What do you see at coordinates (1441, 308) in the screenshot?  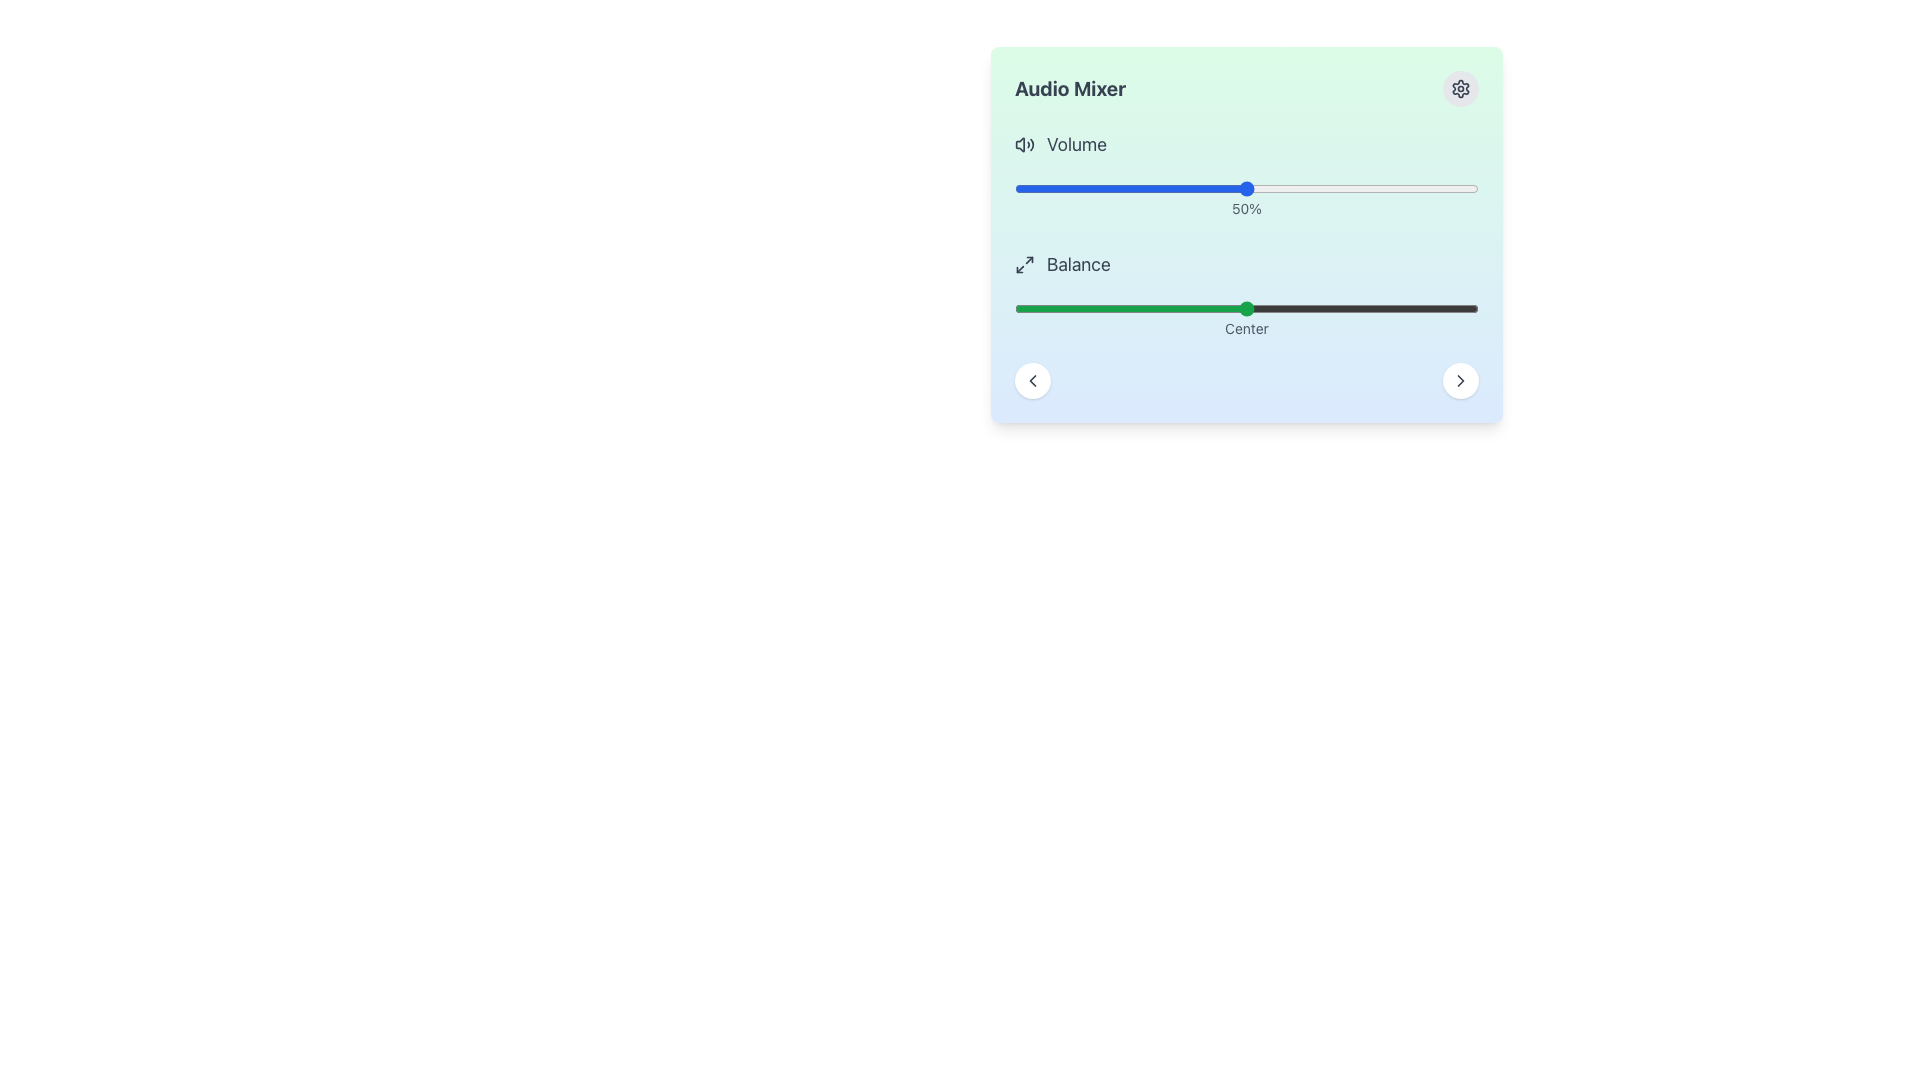 I see `balance` at bounding box center [1441, 308].